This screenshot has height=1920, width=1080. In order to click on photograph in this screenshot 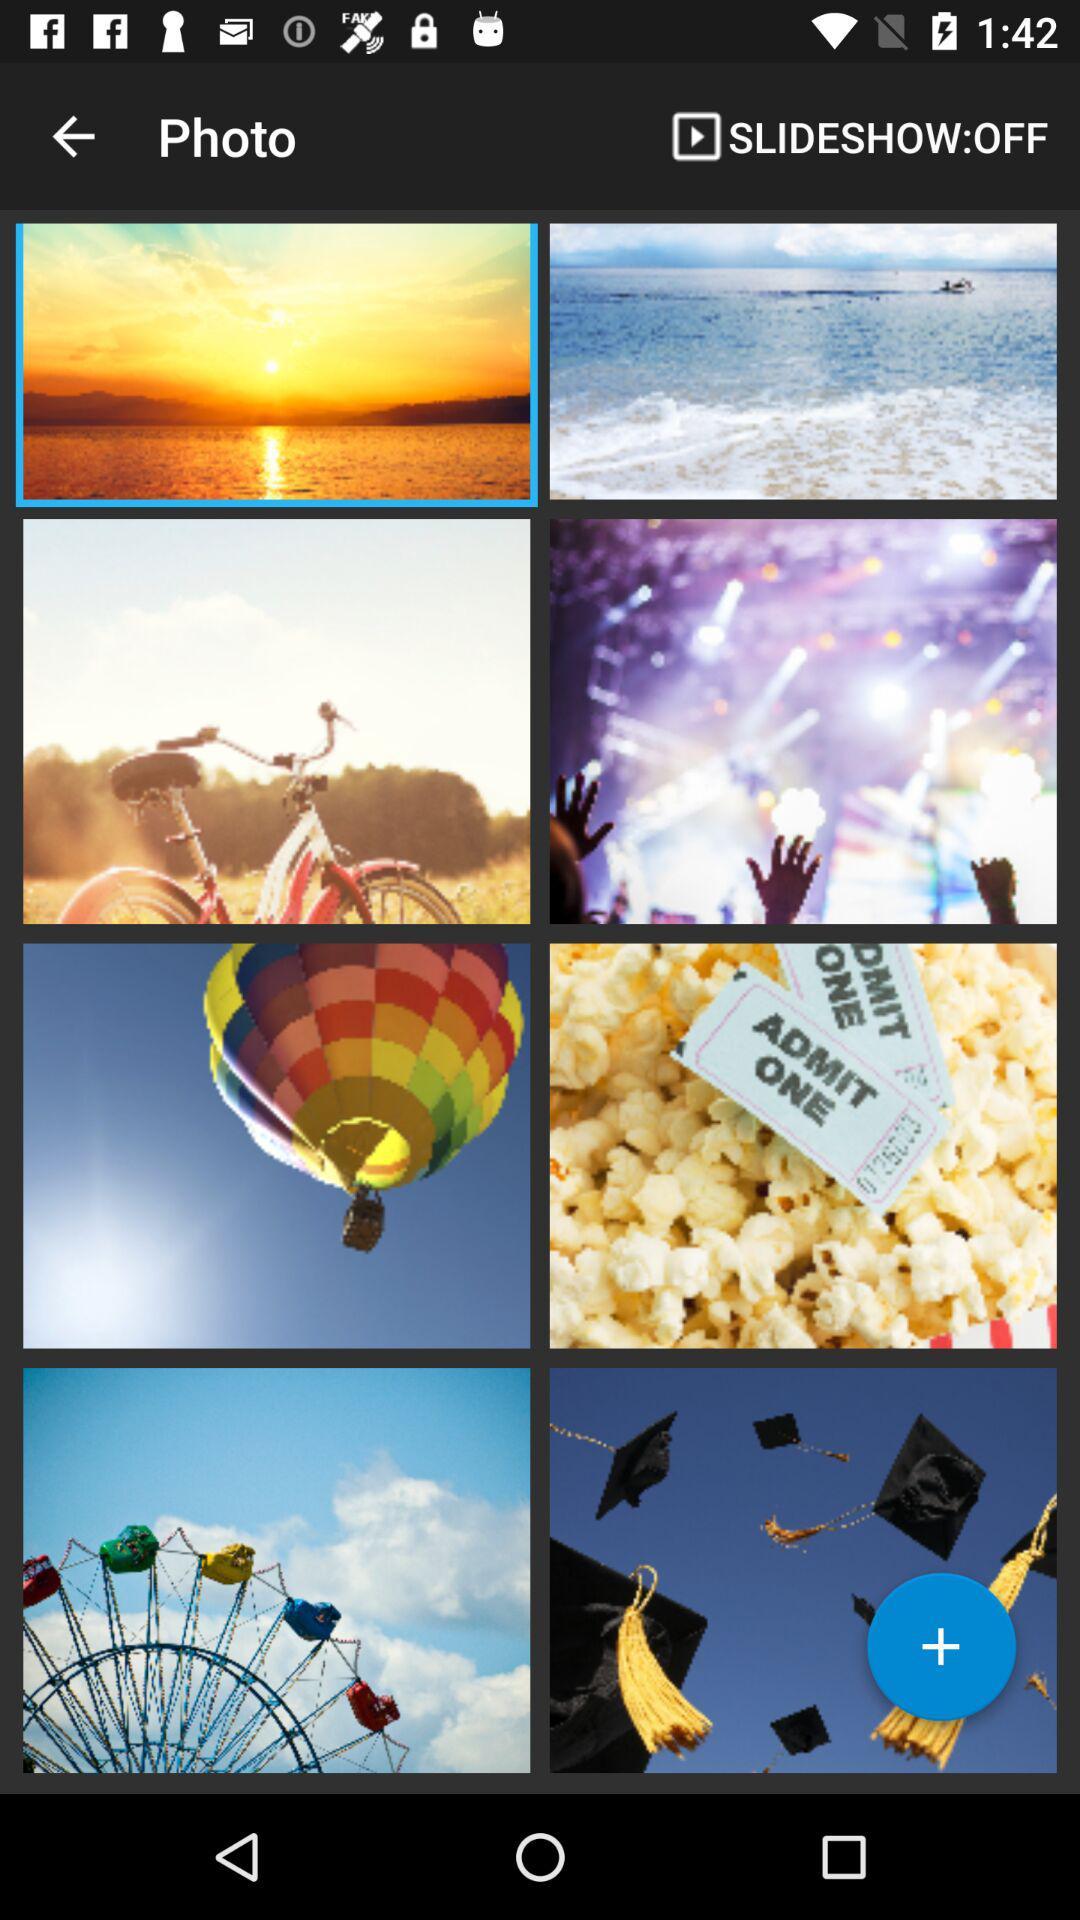, I will do `click(941, 1654)`.